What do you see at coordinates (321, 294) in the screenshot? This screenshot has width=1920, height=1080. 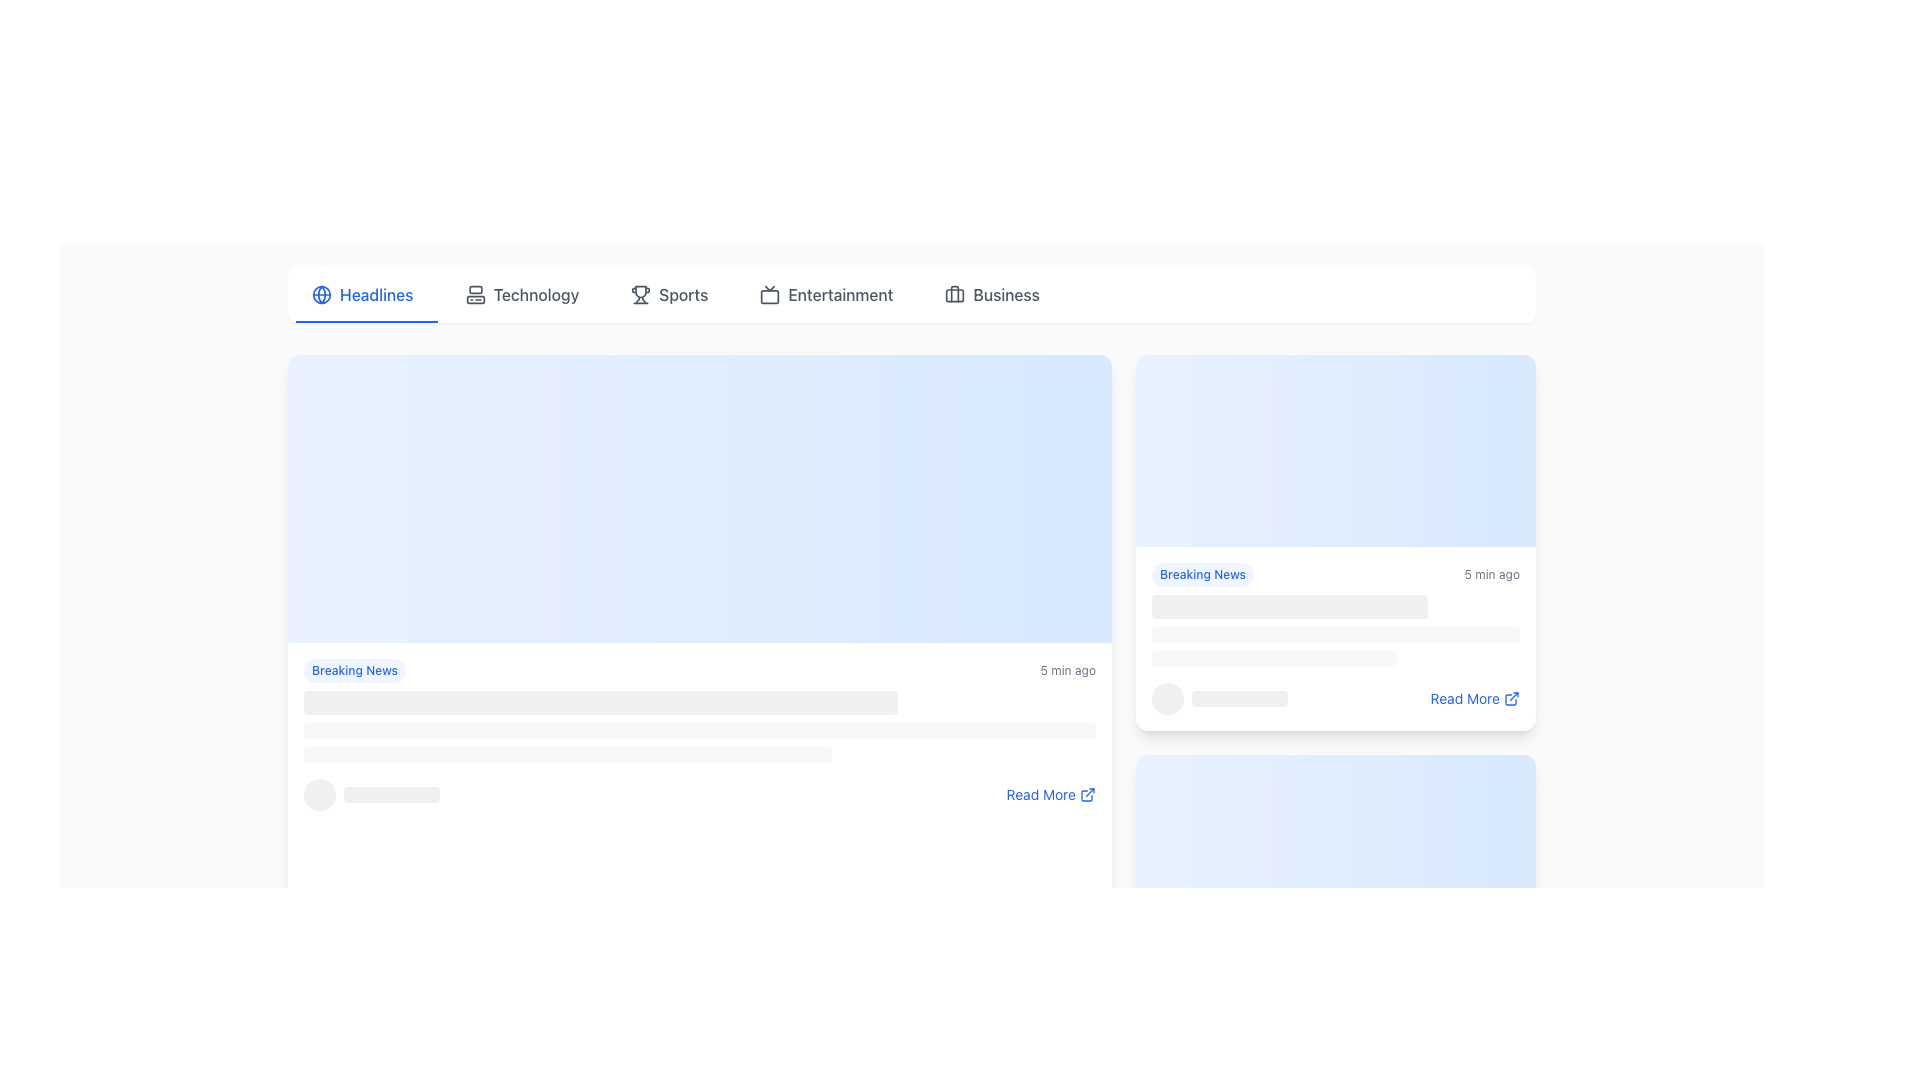 I see `the circular globe icon, which is outlined in blue and located to the left of the 'Headlines' text in the navigation menu` at bounding box center [321, 294].